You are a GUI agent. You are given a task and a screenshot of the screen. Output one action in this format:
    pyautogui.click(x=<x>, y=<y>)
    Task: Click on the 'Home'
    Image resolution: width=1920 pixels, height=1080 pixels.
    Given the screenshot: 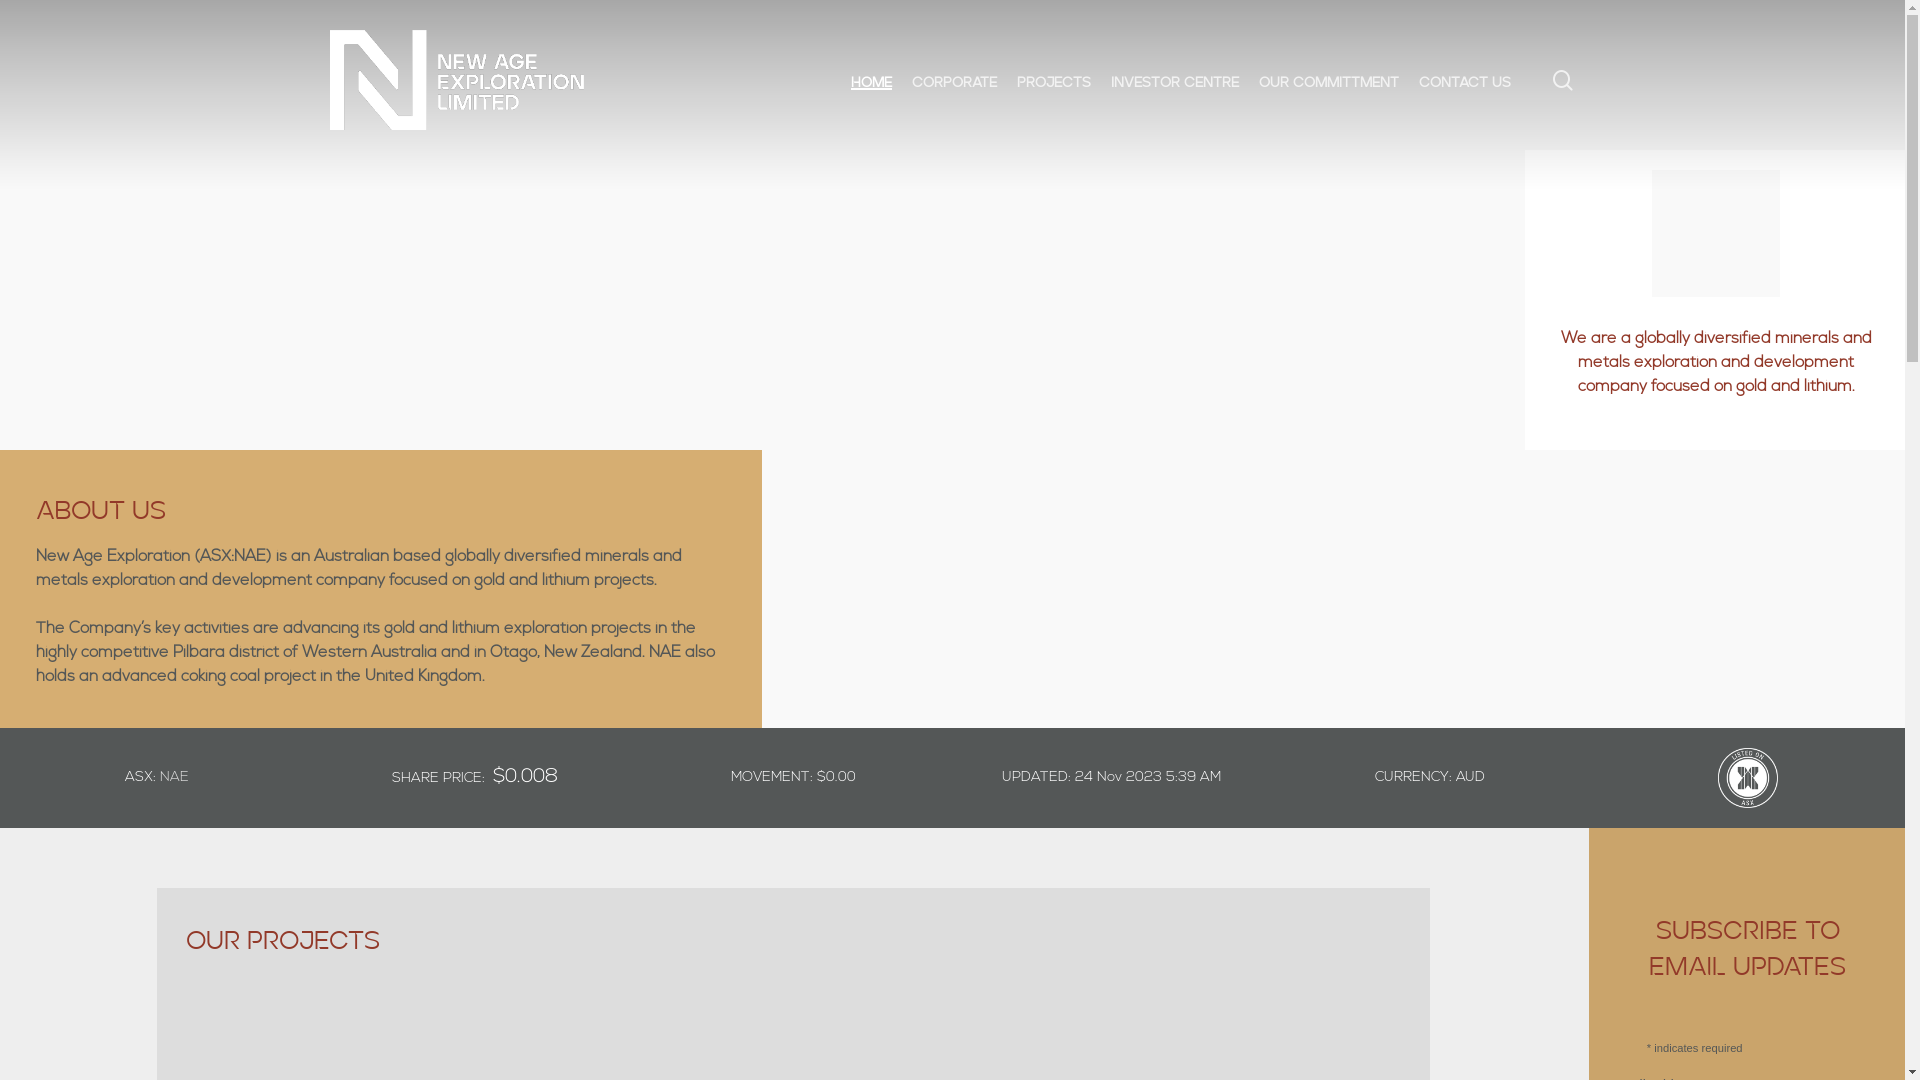 What is the action you would take?
    pyautogui.click(x=850, y=79)
    